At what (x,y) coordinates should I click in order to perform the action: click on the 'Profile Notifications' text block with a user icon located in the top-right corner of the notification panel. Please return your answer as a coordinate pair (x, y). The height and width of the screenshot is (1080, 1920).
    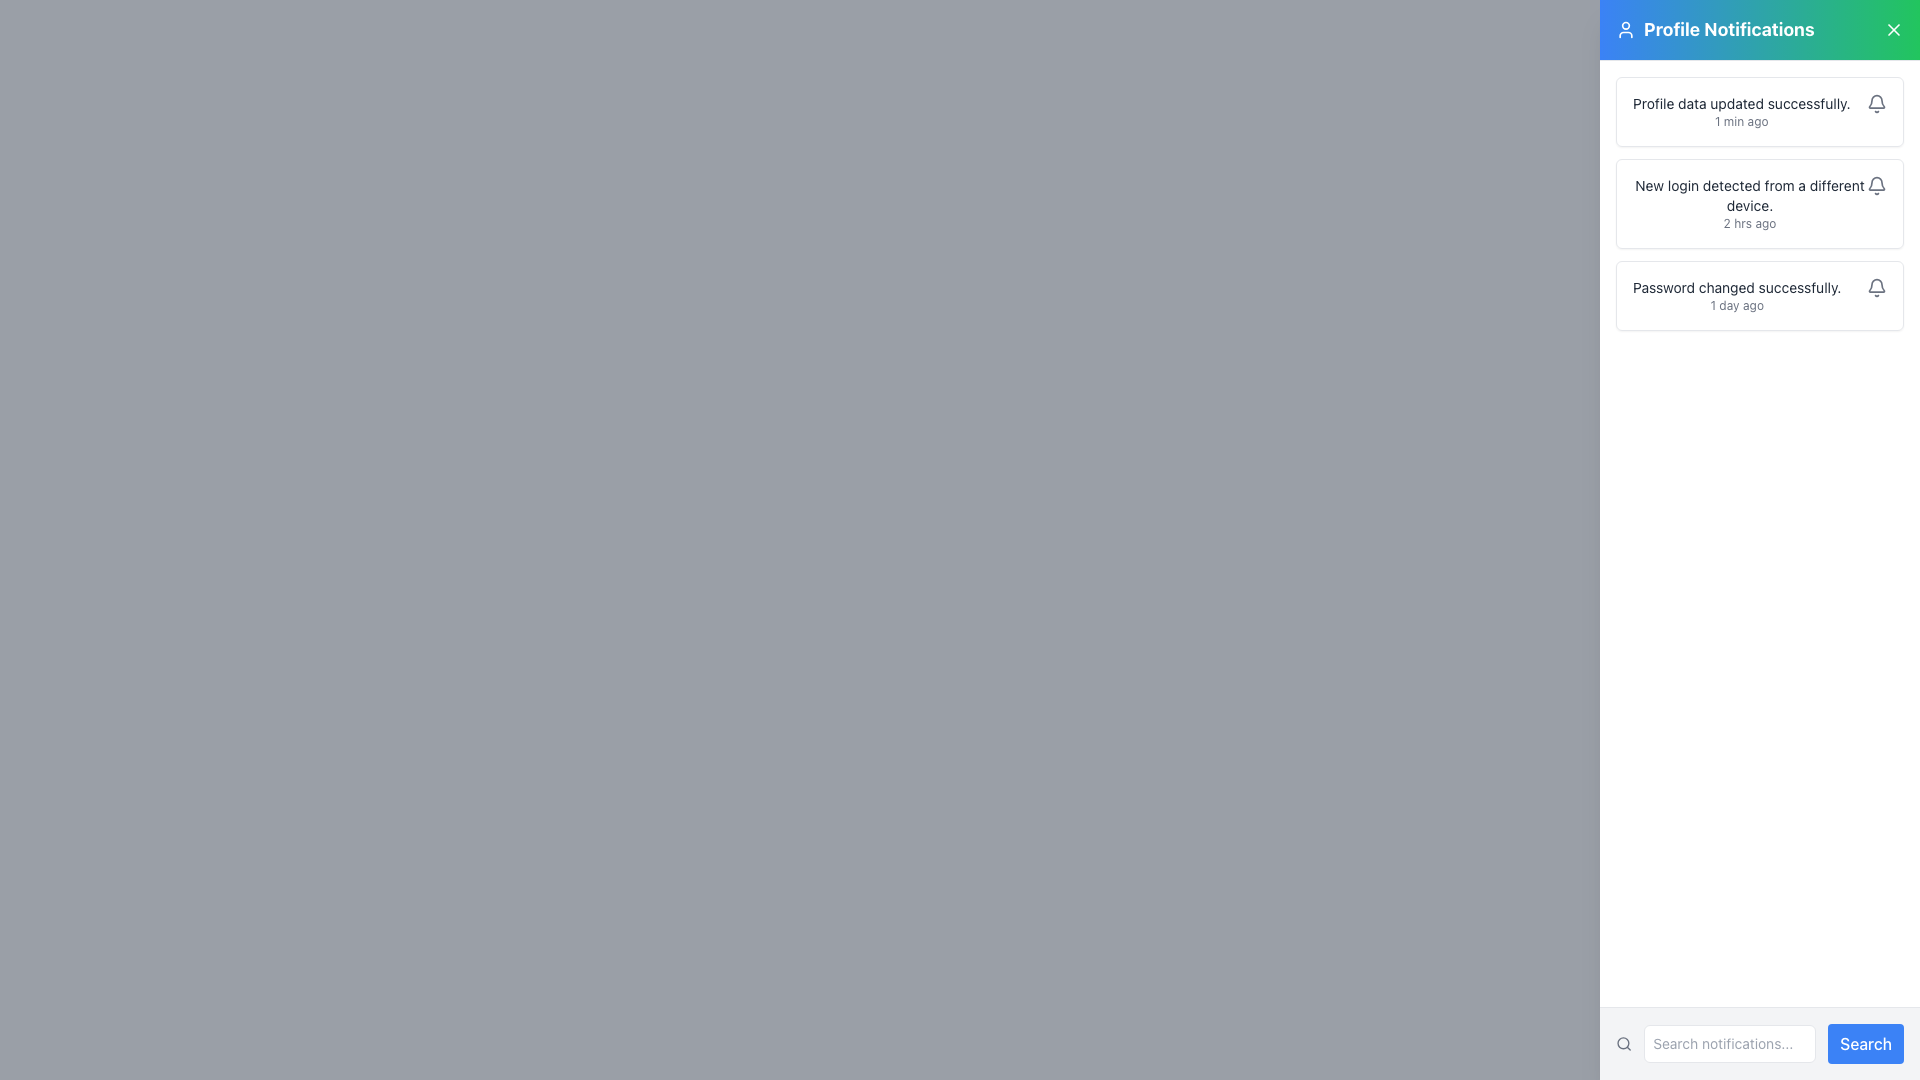
    Looking at the image, I should click on (1714, 30).